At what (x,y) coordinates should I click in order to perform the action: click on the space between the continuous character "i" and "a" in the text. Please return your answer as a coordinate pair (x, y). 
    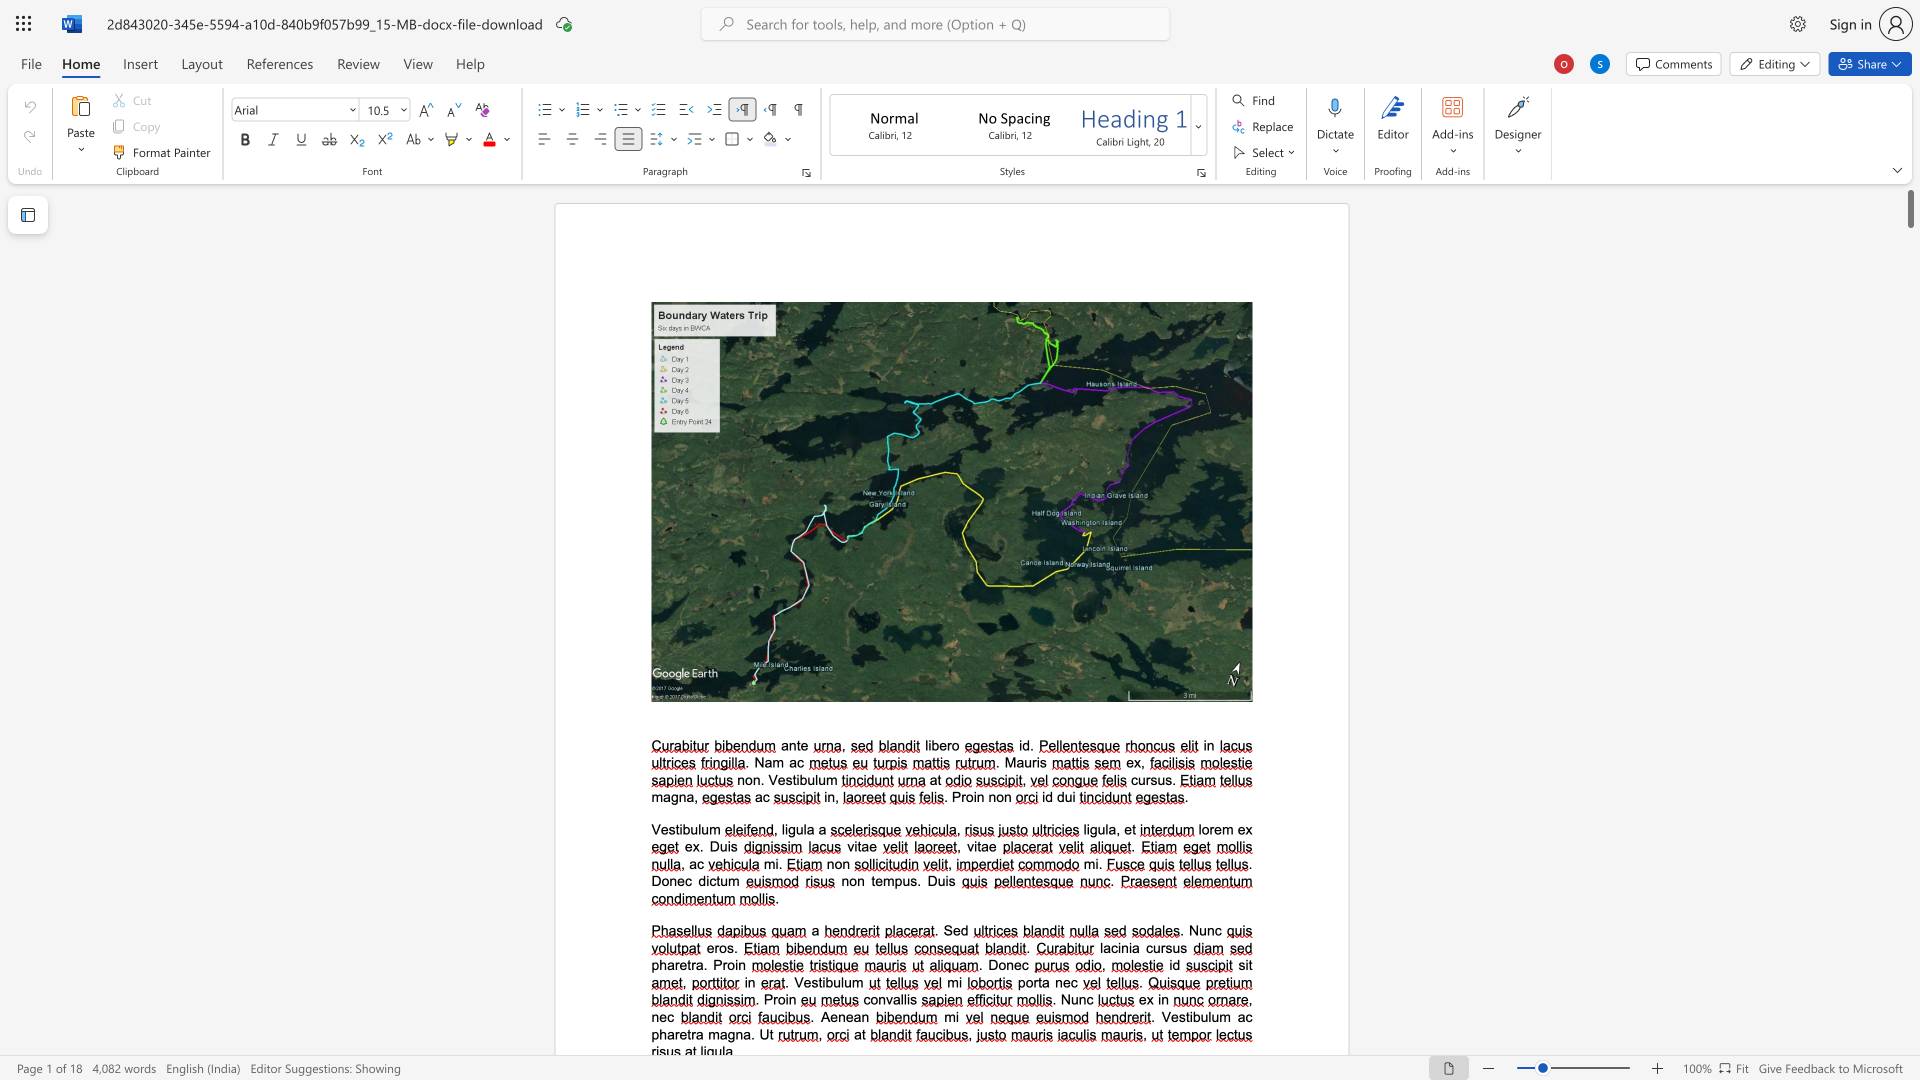
    Looking at the image, I should click on (1133, 947).